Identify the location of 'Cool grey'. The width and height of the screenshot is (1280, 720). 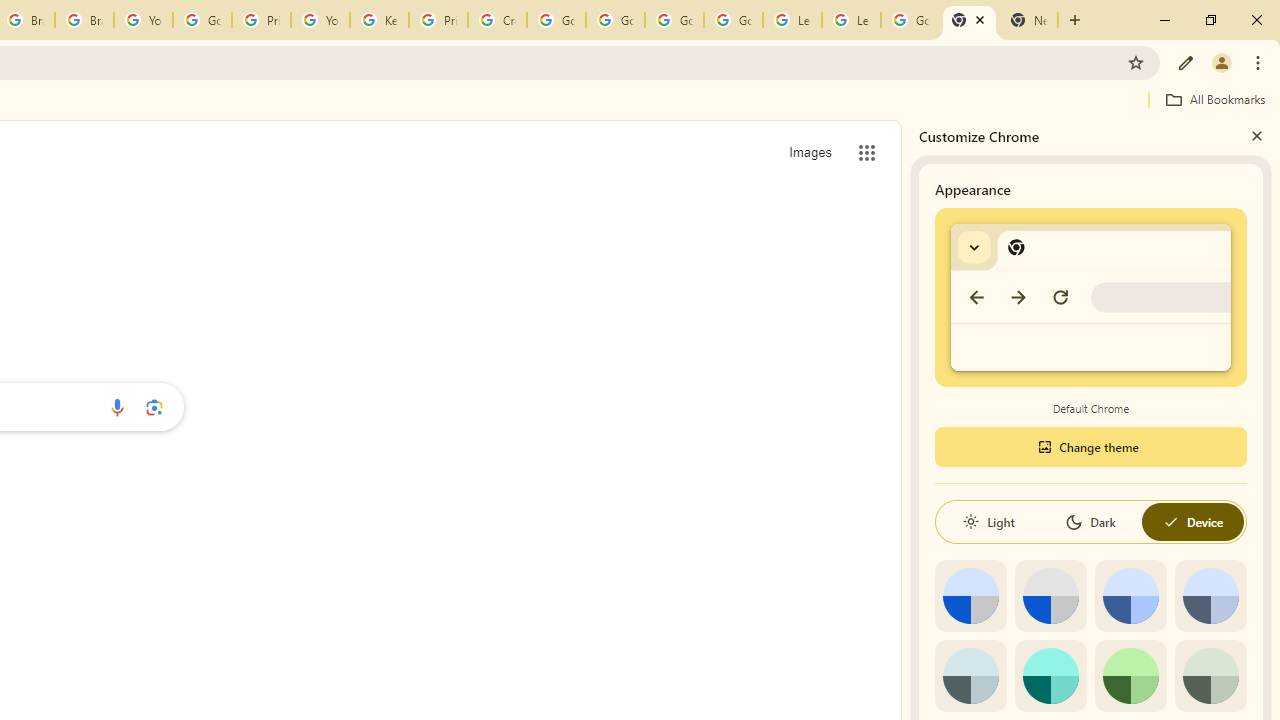
(1209, 595).